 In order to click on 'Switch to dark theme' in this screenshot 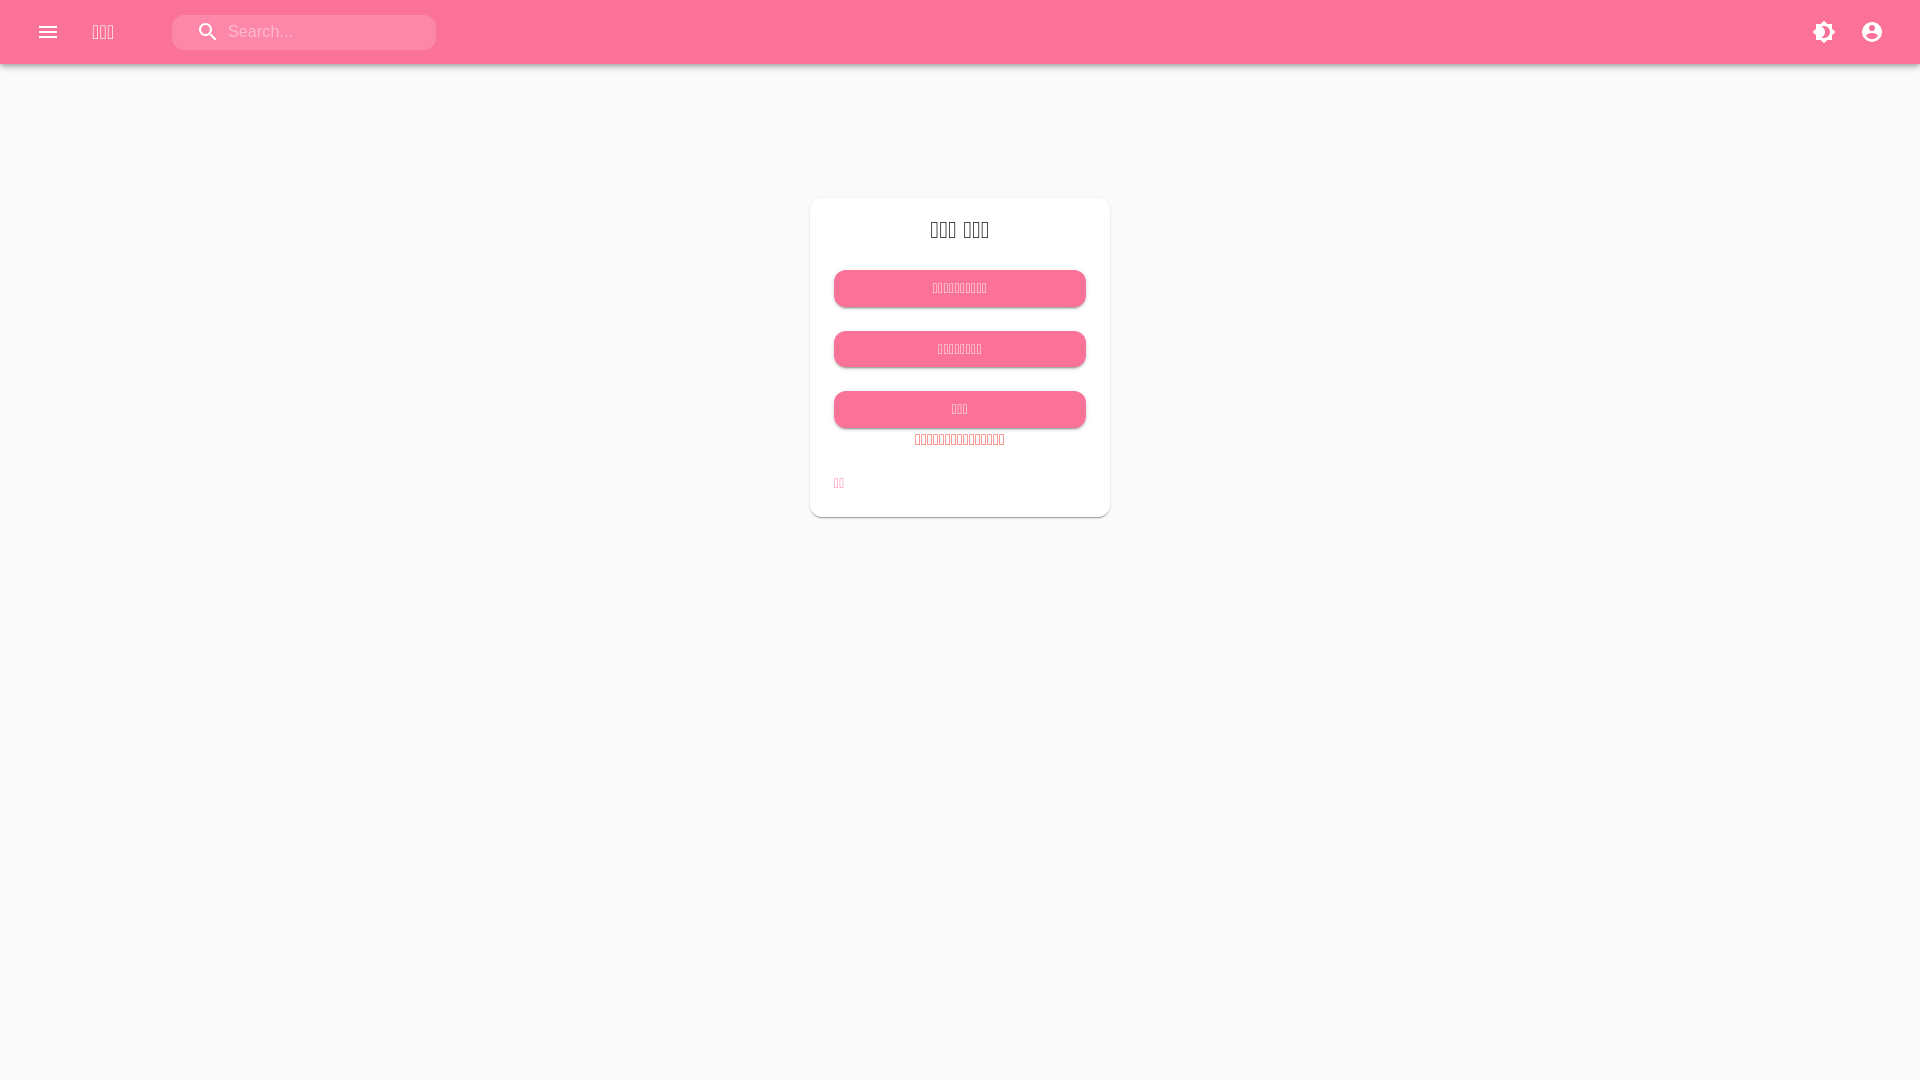, I will do `click(1824, 31)`.